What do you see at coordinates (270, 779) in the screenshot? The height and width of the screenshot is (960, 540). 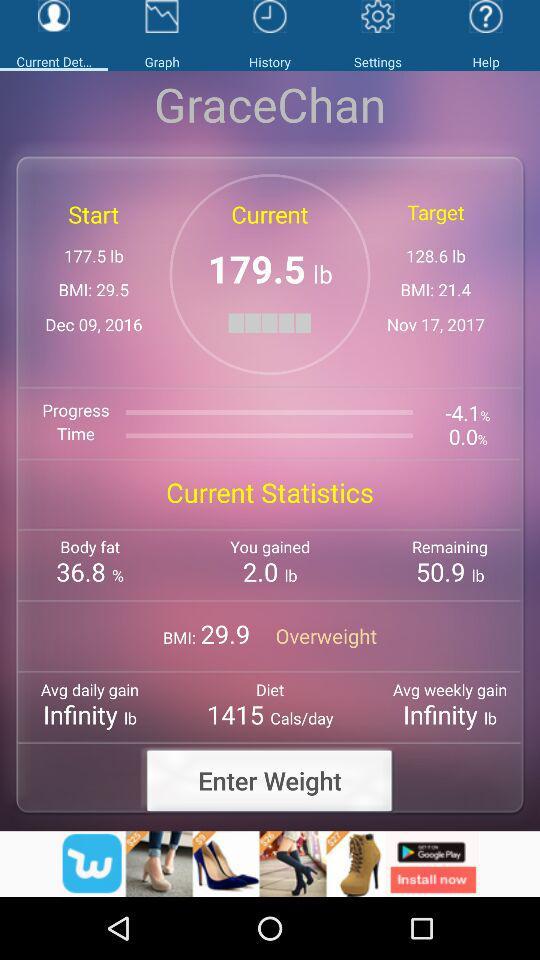 I see `the text enter weight which is in bottom of the page` at bounding box center [270, 779].